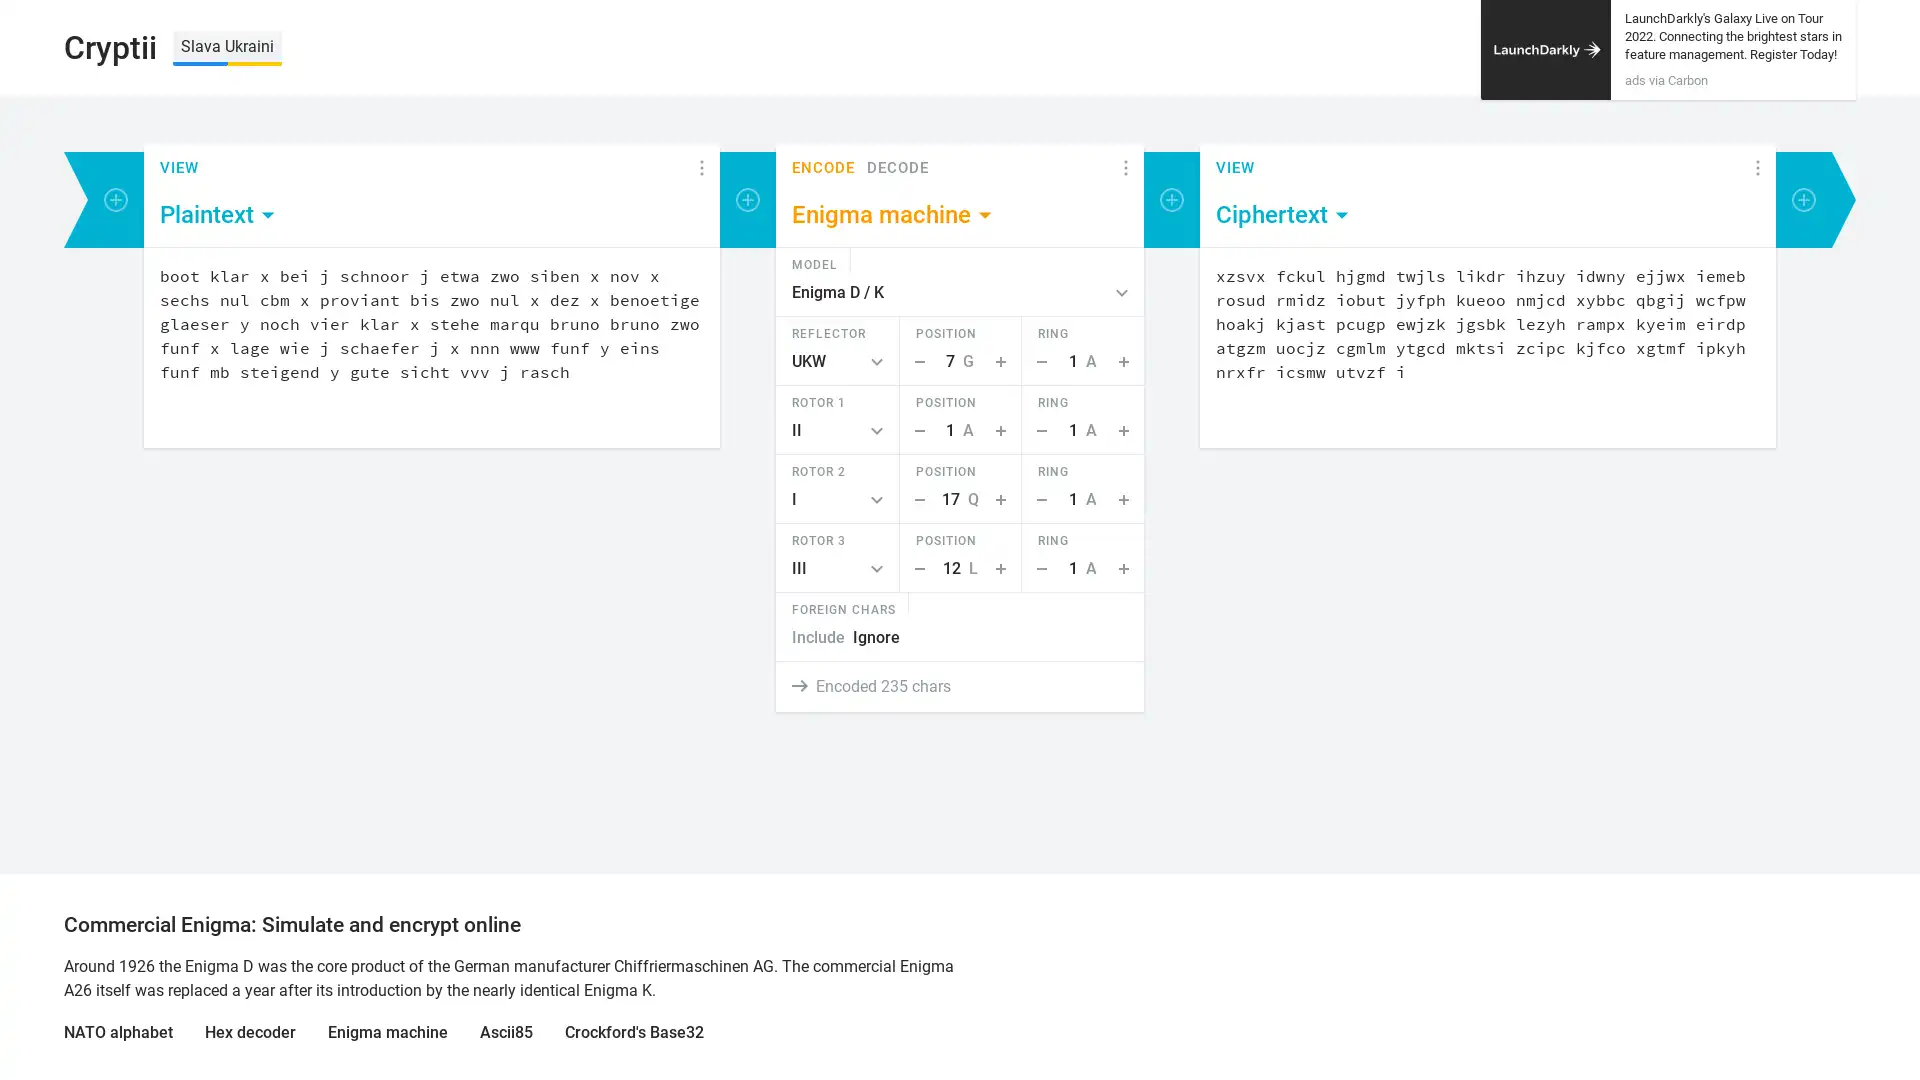 This screenshot has width=1920, height=1080. What do you see at coordinates (1004, 430) in the screenshot?
I see `Step Up` at bounding box center [1004, 430].